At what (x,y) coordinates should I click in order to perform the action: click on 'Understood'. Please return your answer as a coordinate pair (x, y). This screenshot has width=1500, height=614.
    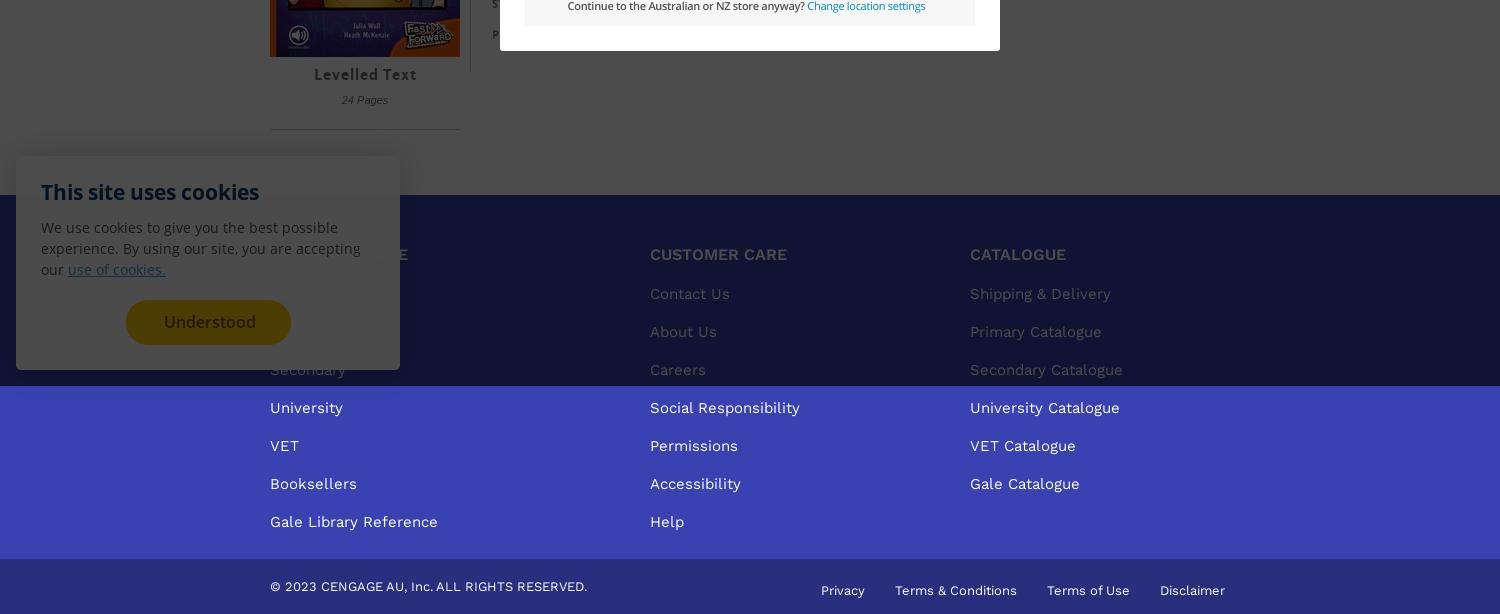
    Looking at the image, I should click on (207, 321).